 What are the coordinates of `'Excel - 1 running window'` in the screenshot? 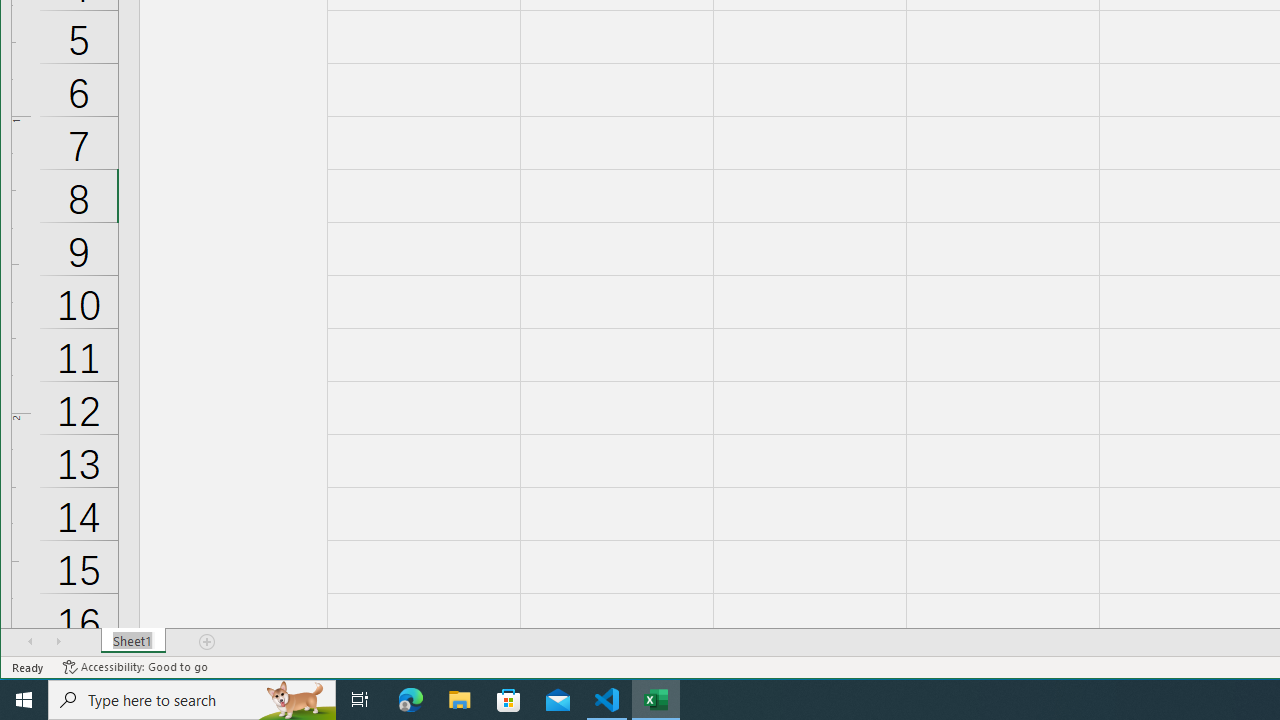 It's located at (656, 698).